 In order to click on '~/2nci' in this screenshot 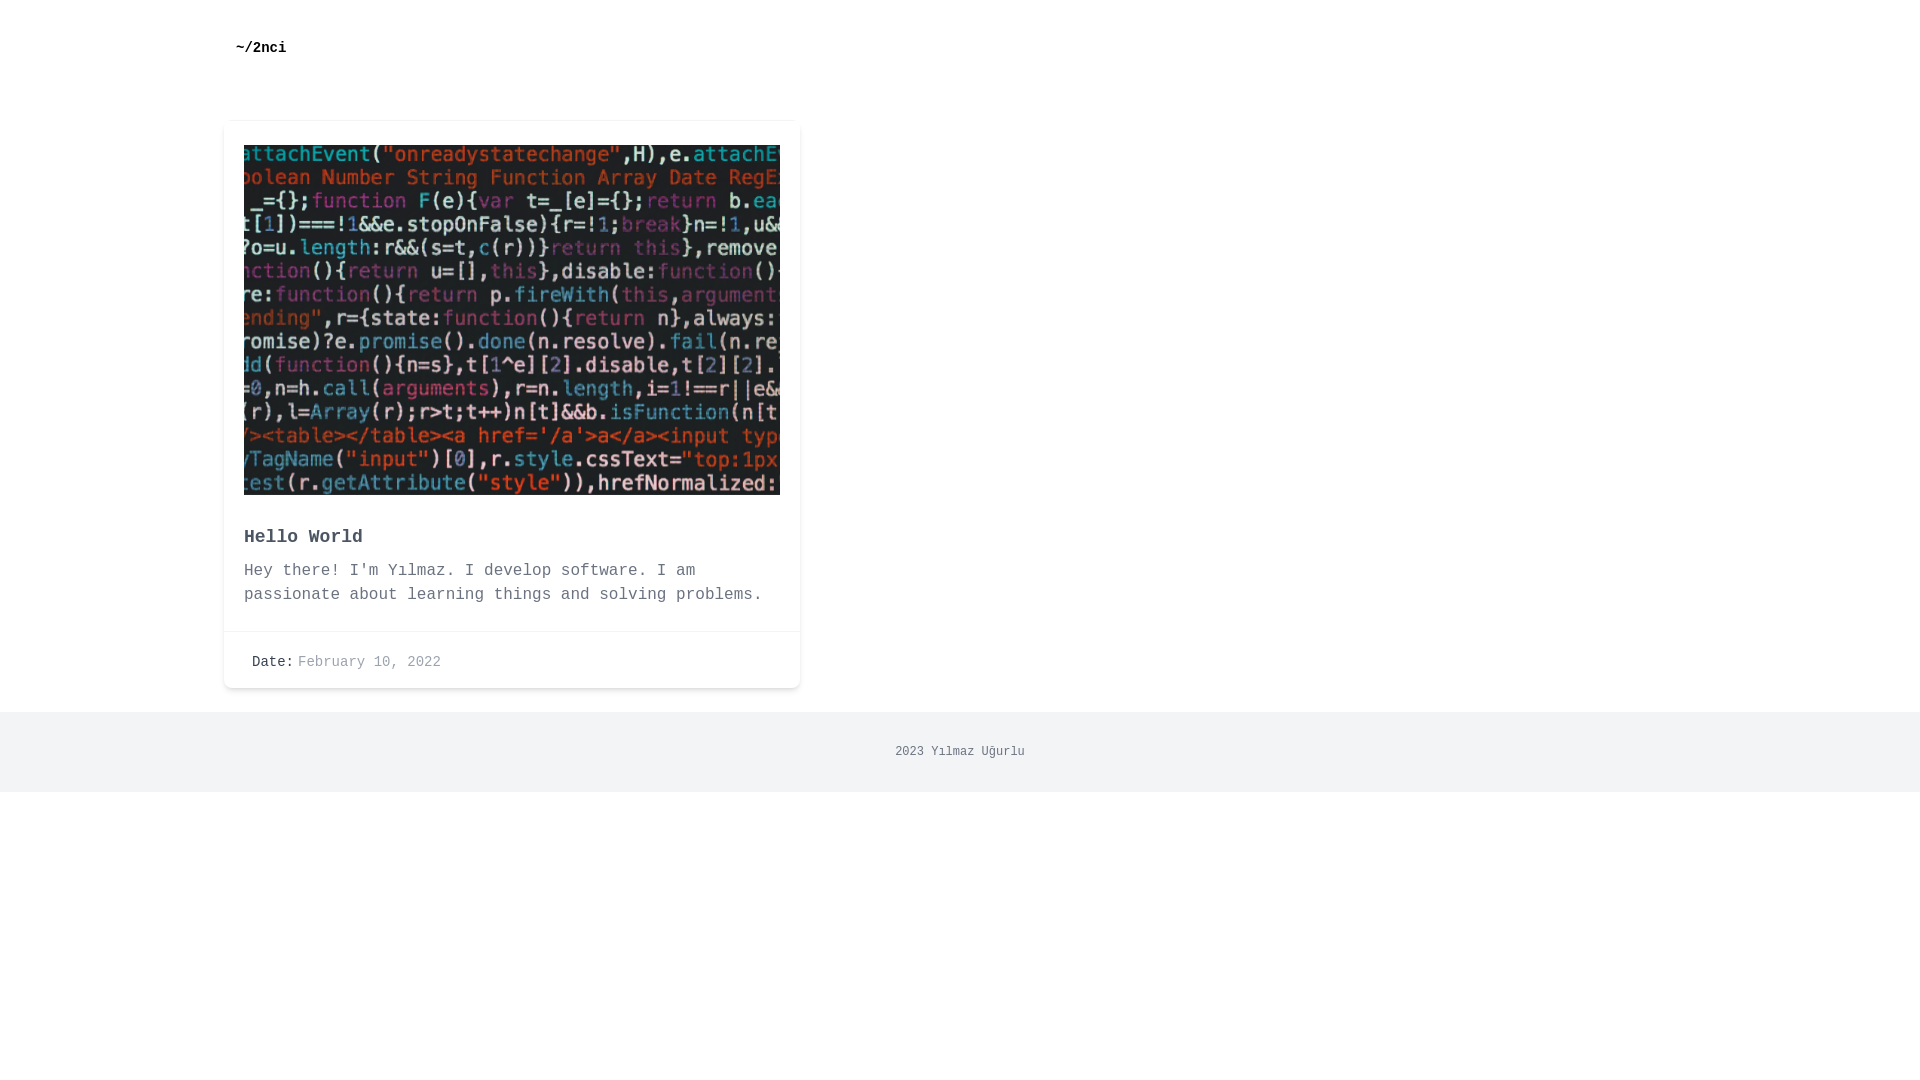, I will do `click(224, 46)`.